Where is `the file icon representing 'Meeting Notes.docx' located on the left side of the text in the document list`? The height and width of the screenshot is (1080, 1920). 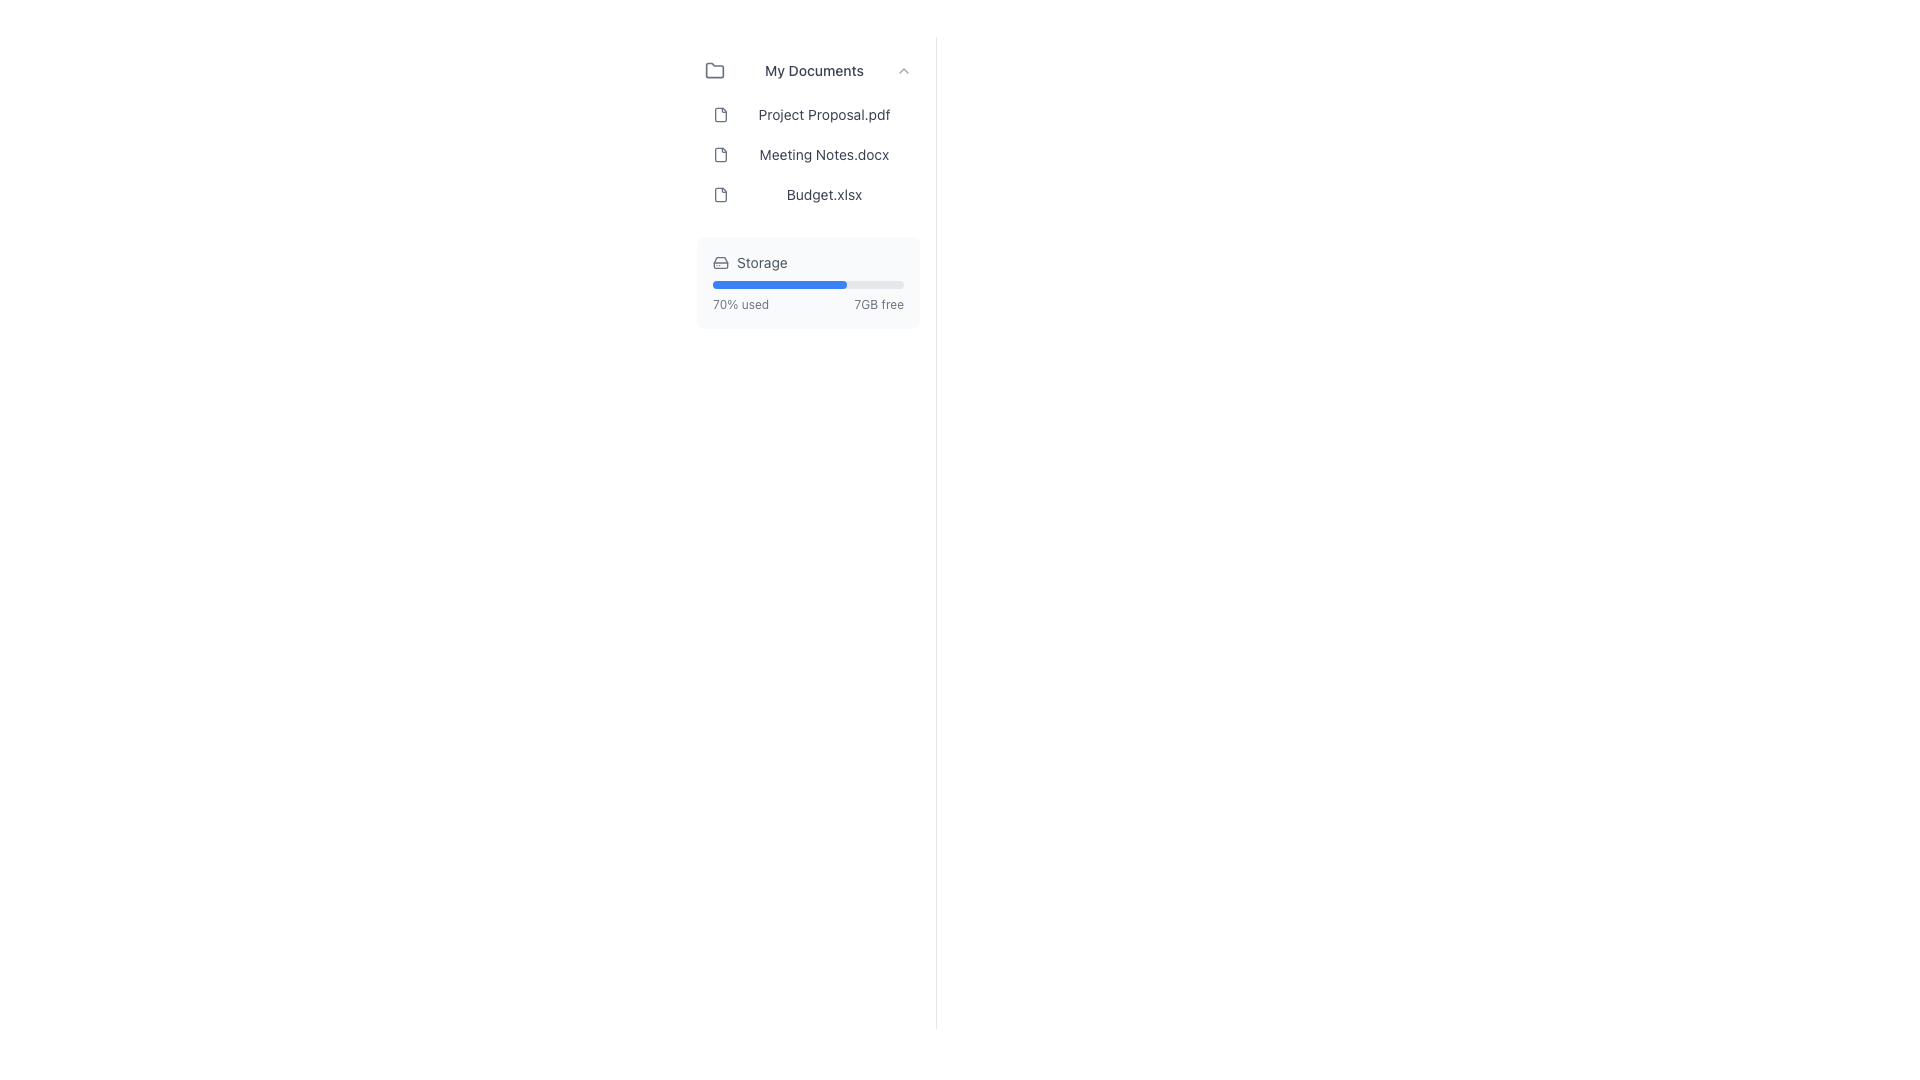 the file icon representing 'Meeting Notes.docx' located on the left side of the text in the document list is located at coordinates (720, 153).